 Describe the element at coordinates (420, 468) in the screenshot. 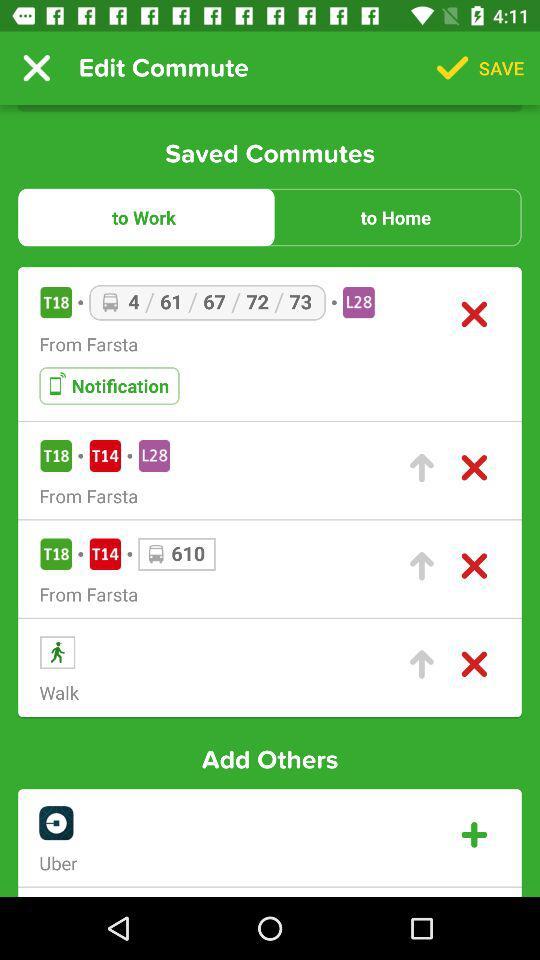

I see `upload button` at that location.